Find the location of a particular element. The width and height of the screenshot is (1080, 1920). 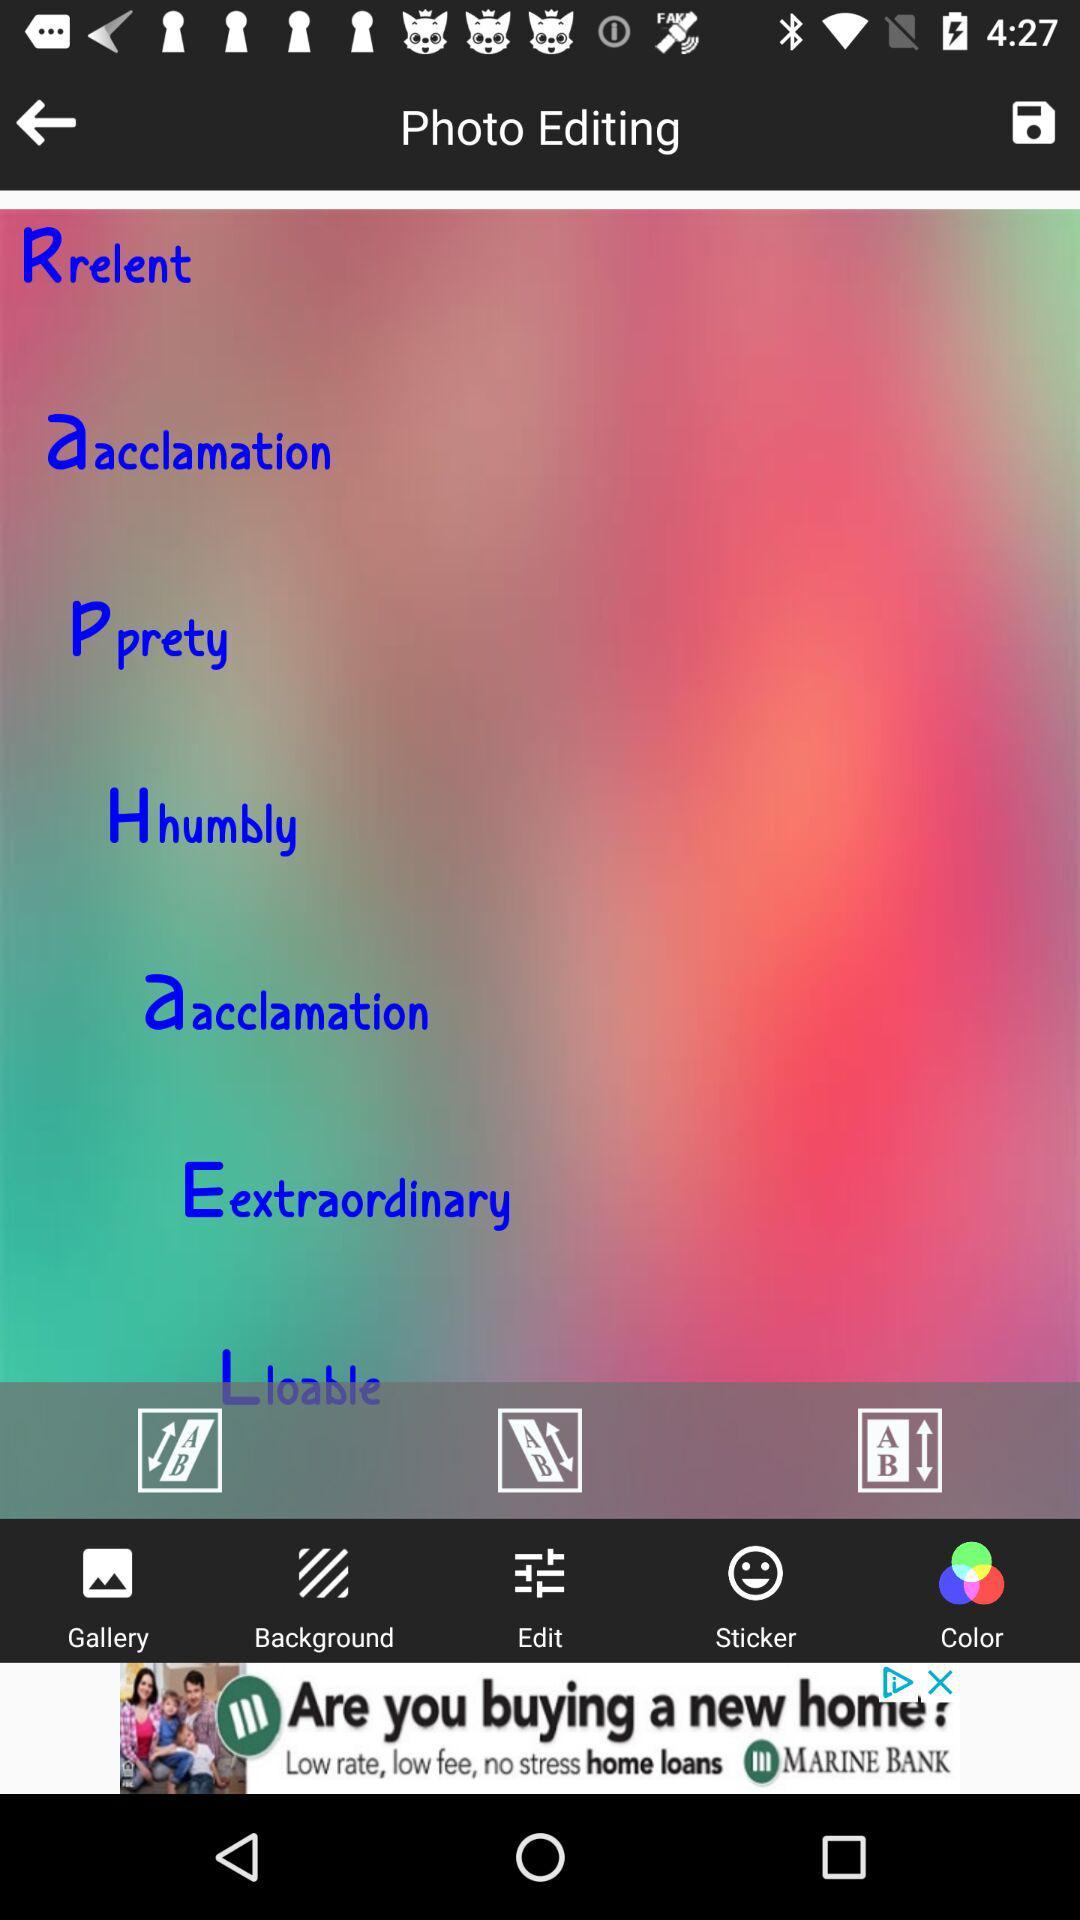

align words diagonally is located at coordinates (180, 1450).